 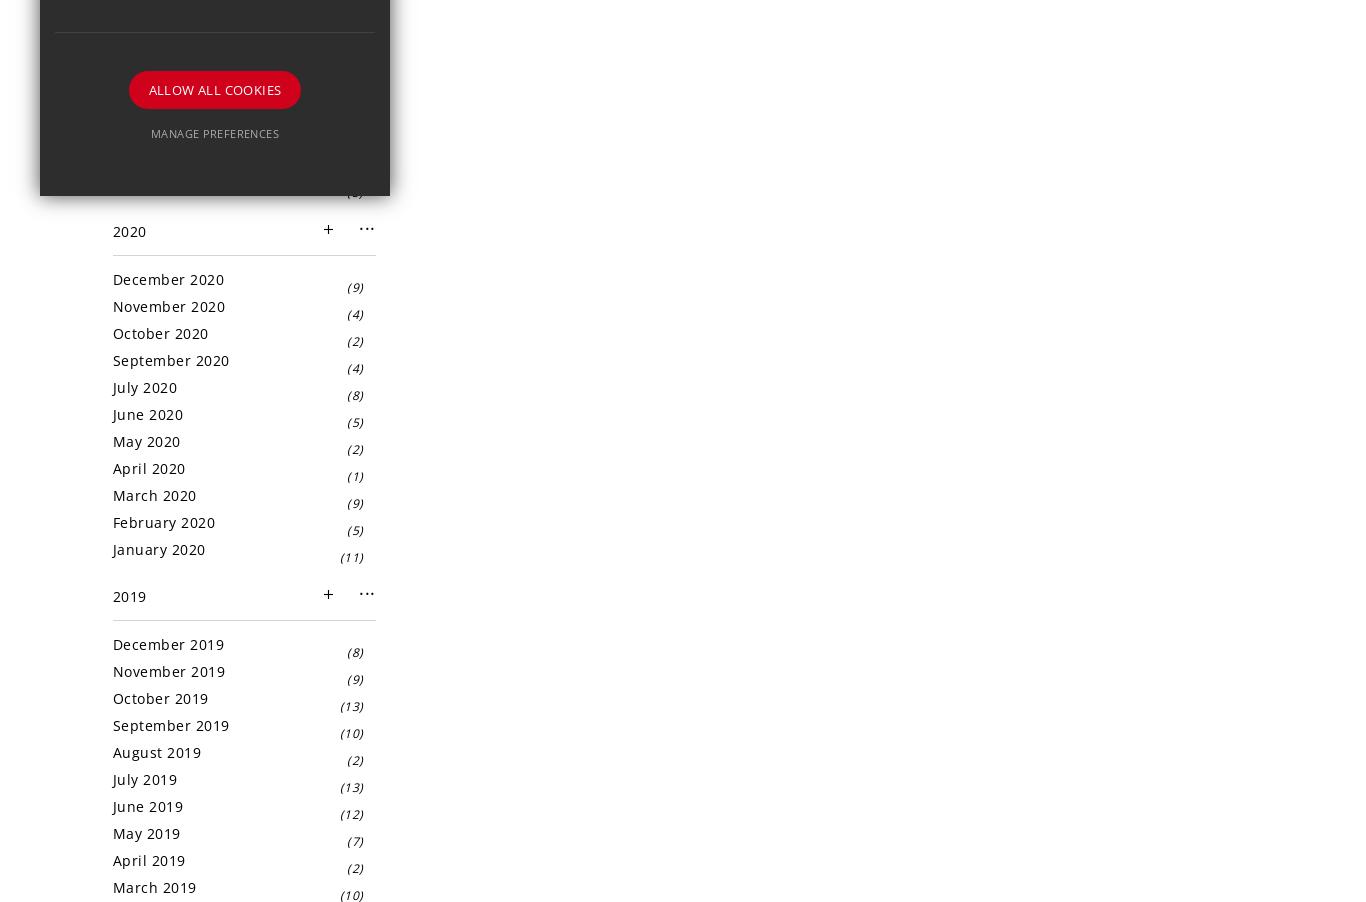 What do you see at coordinates (167, 670) in the screenshot?
I see `'November 2019'` at bounding box center [167, 670].